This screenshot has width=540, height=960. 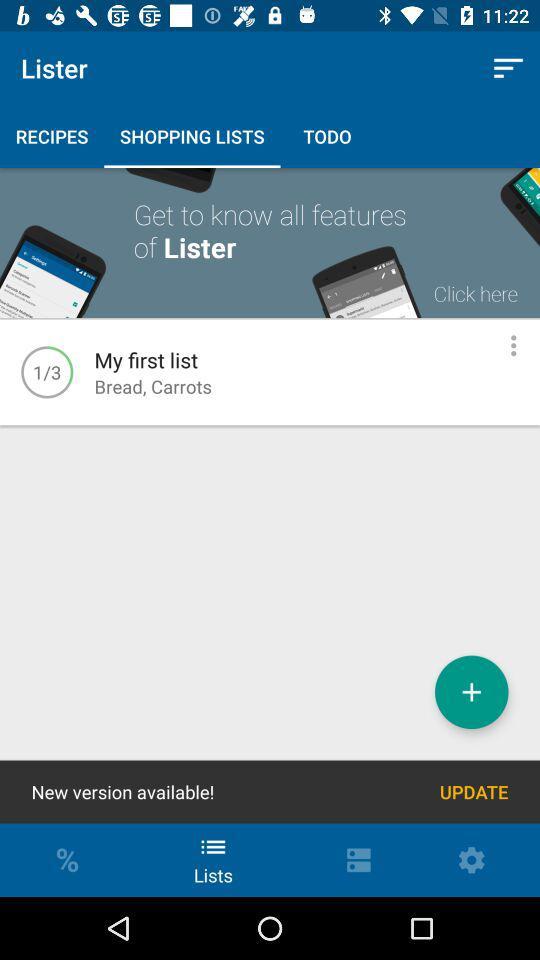 What do you see at coordinates (473, 792) in the screenshot?
I see `item next to the new version available! icon` at bounding box center [473, 792].